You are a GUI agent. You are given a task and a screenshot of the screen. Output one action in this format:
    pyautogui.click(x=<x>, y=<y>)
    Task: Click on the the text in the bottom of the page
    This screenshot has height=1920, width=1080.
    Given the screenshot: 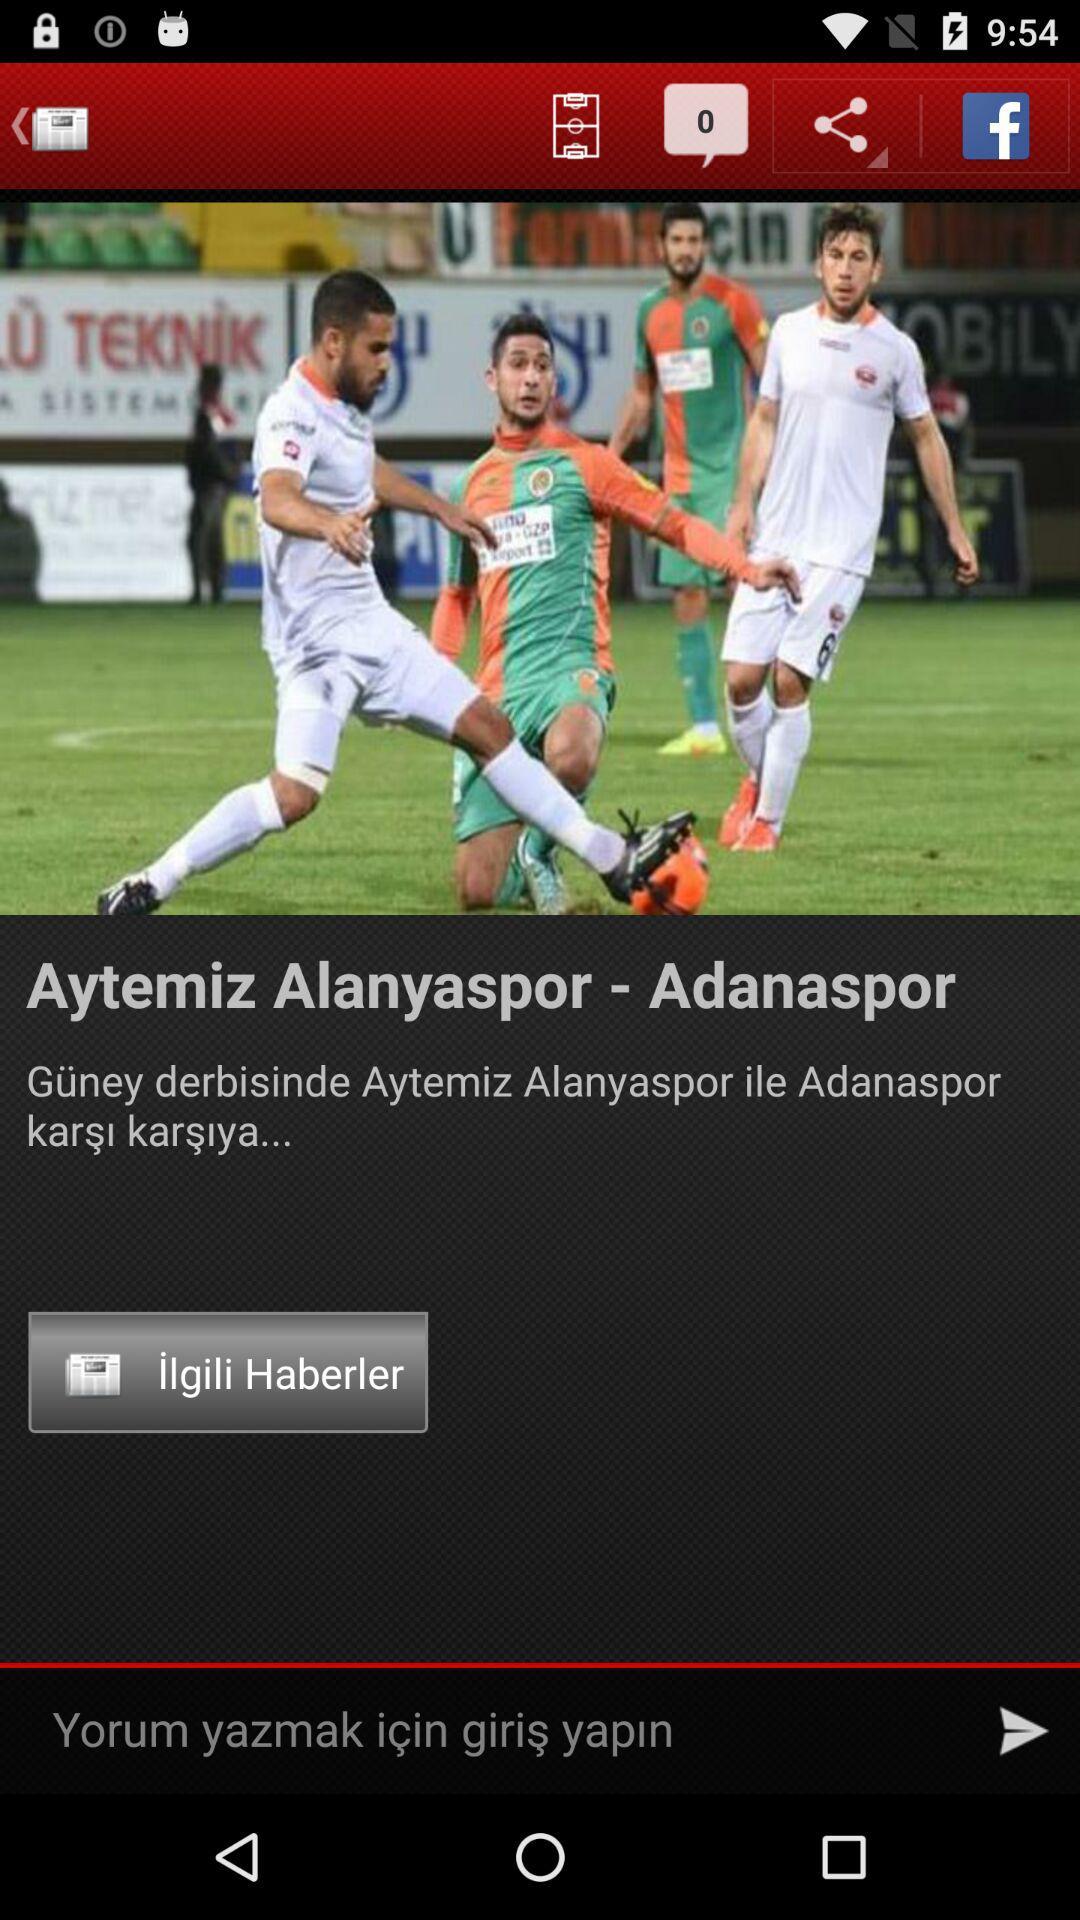 What is the action you would take?
    pyautogui.click(x=503, y=1730)
    